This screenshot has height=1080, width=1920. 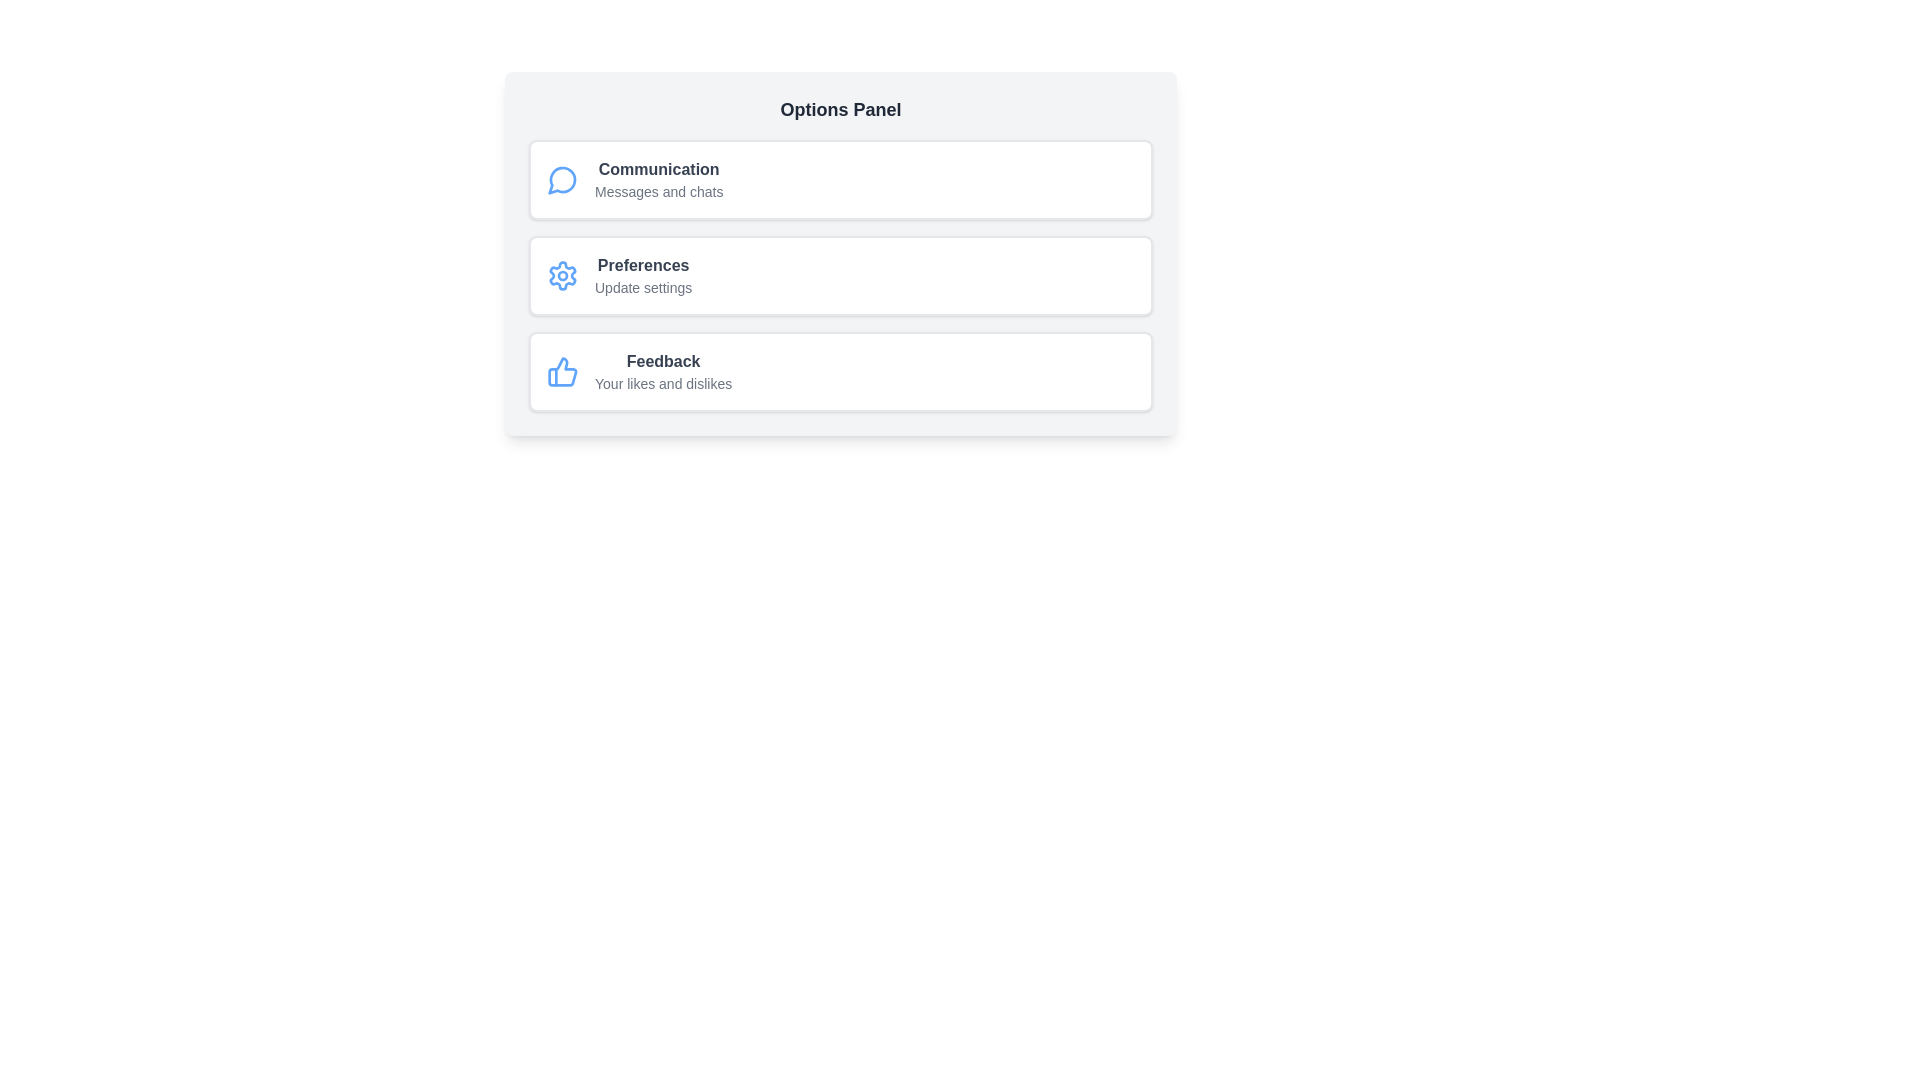 I want to click on the list item corresponding to Preferences, so click(x=840, y=276).